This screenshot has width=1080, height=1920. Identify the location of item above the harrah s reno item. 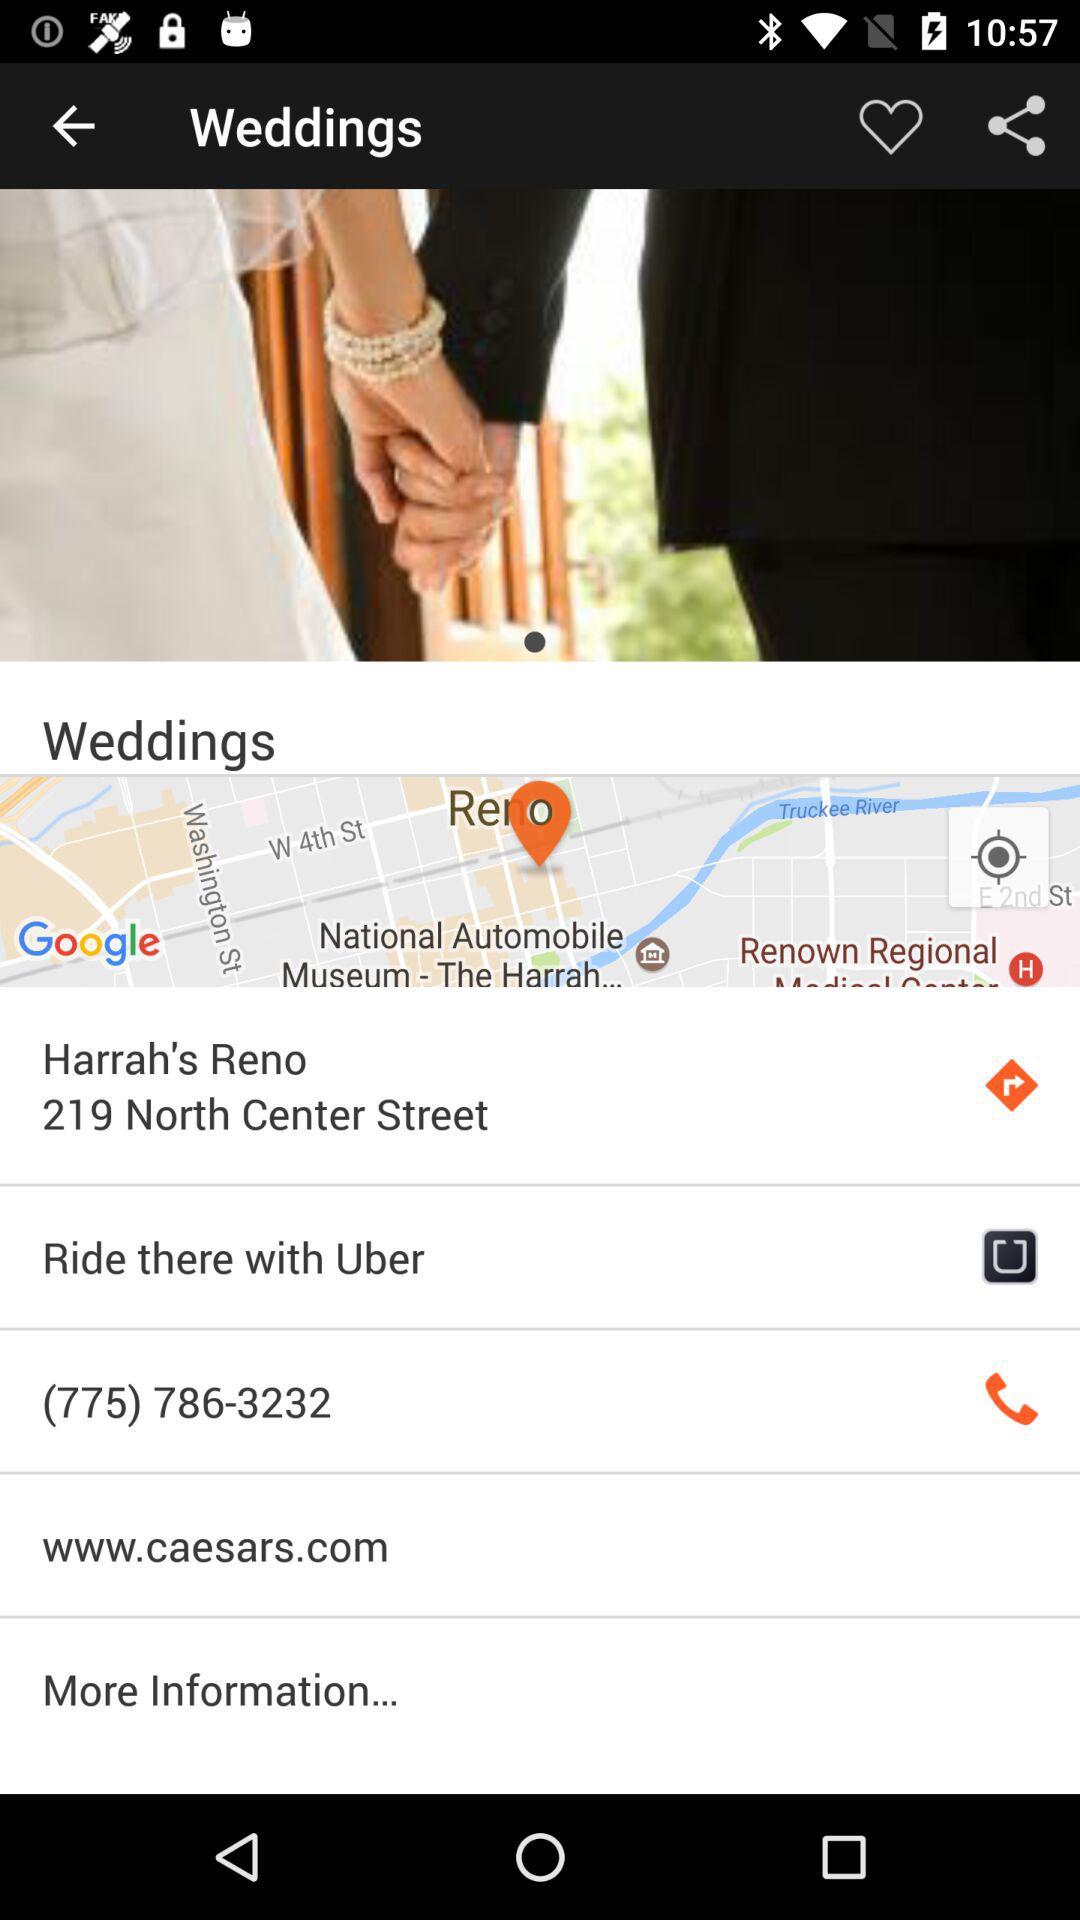
(998, 858).